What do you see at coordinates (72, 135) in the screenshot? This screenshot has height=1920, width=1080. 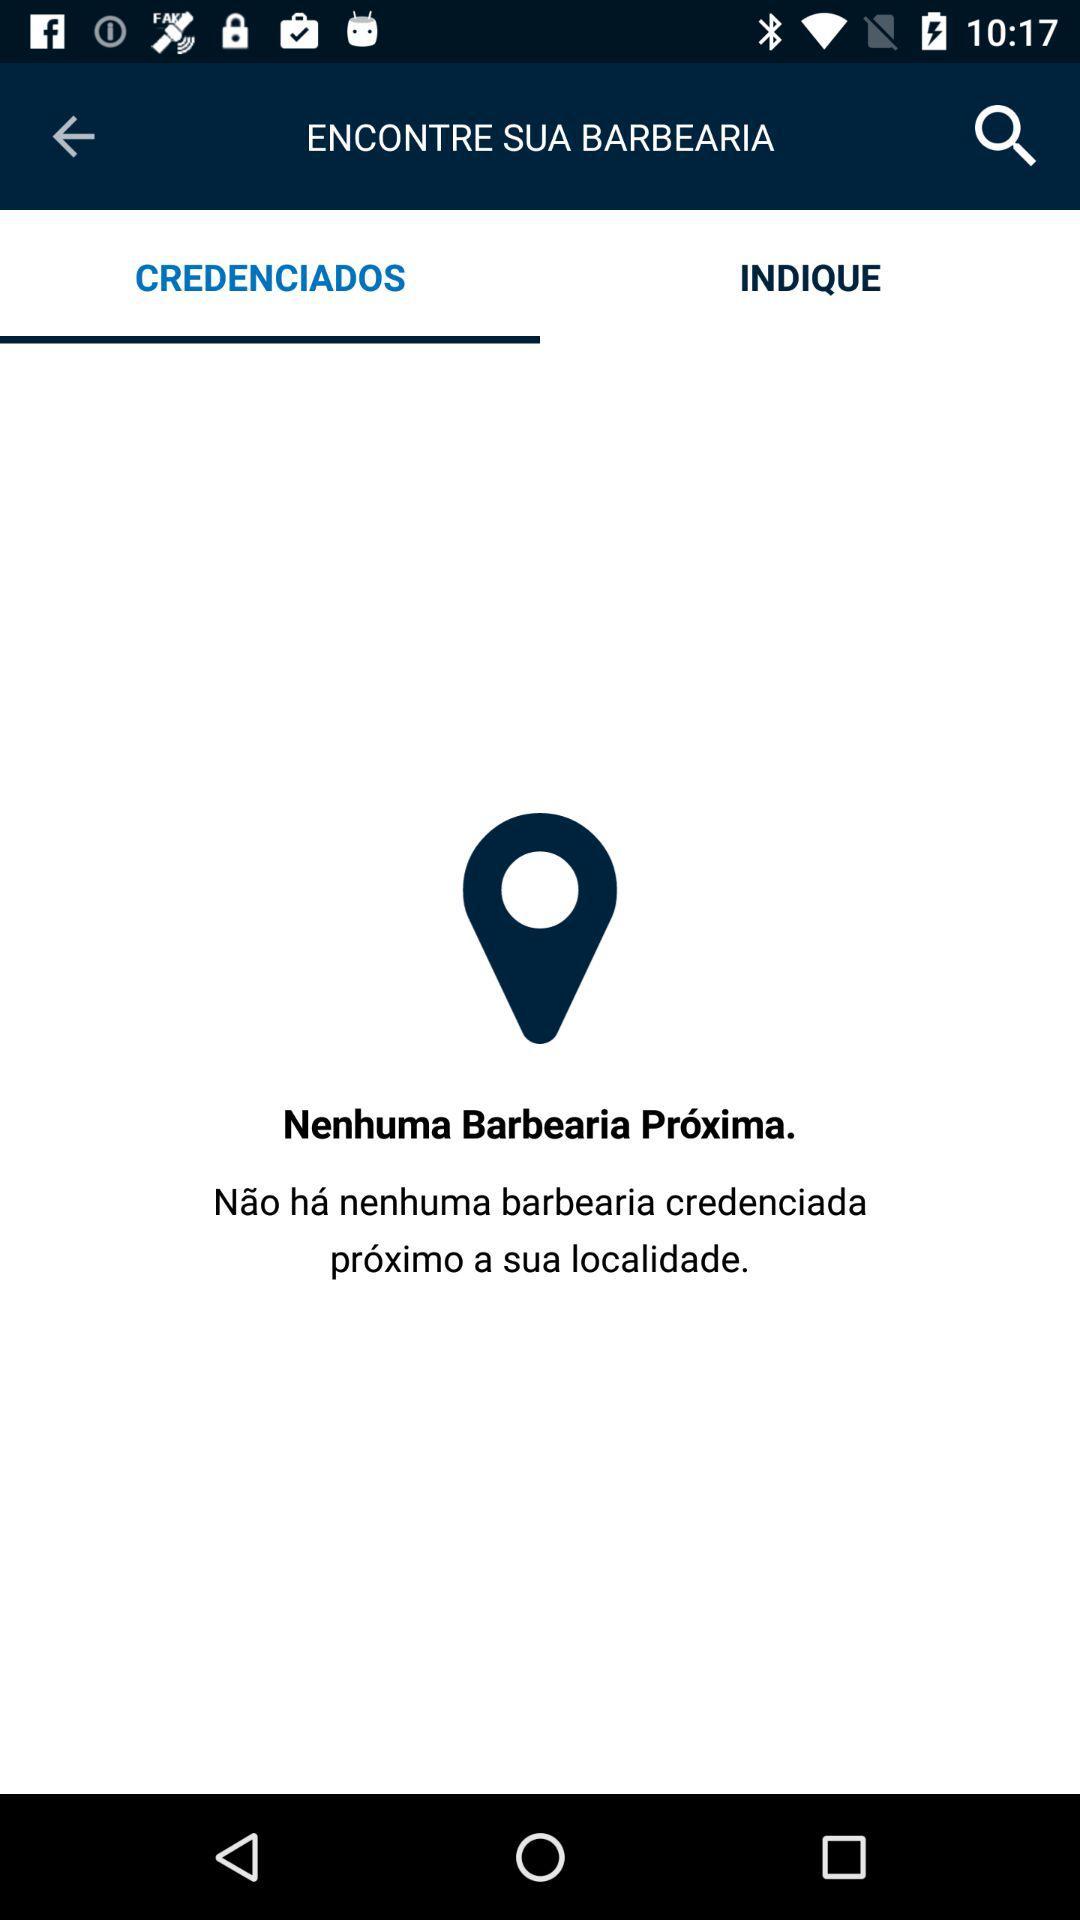 I see `the item above credenciados app` at bounding box center [72, 135].